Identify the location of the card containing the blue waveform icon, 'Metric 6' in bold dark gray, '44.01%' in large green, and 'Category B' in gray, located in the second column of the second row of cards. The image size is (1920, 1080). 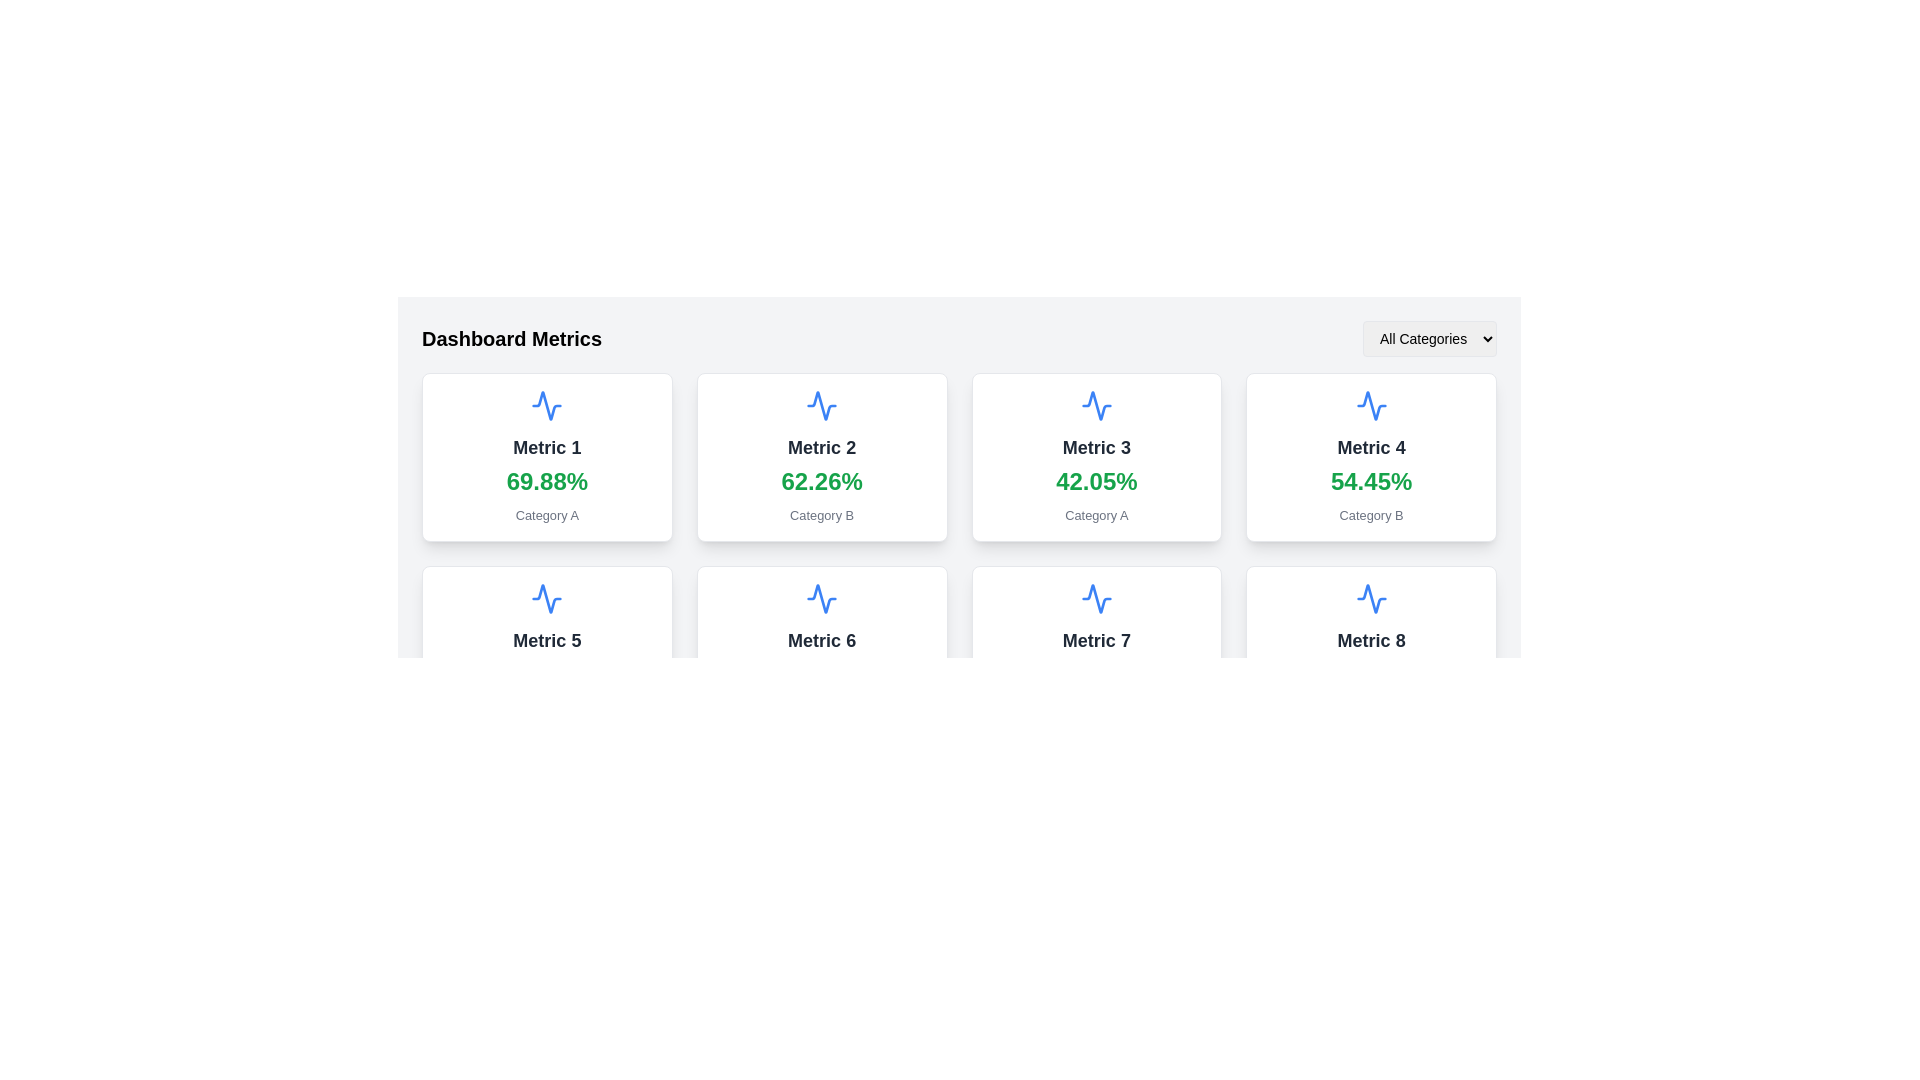
(822, 650).